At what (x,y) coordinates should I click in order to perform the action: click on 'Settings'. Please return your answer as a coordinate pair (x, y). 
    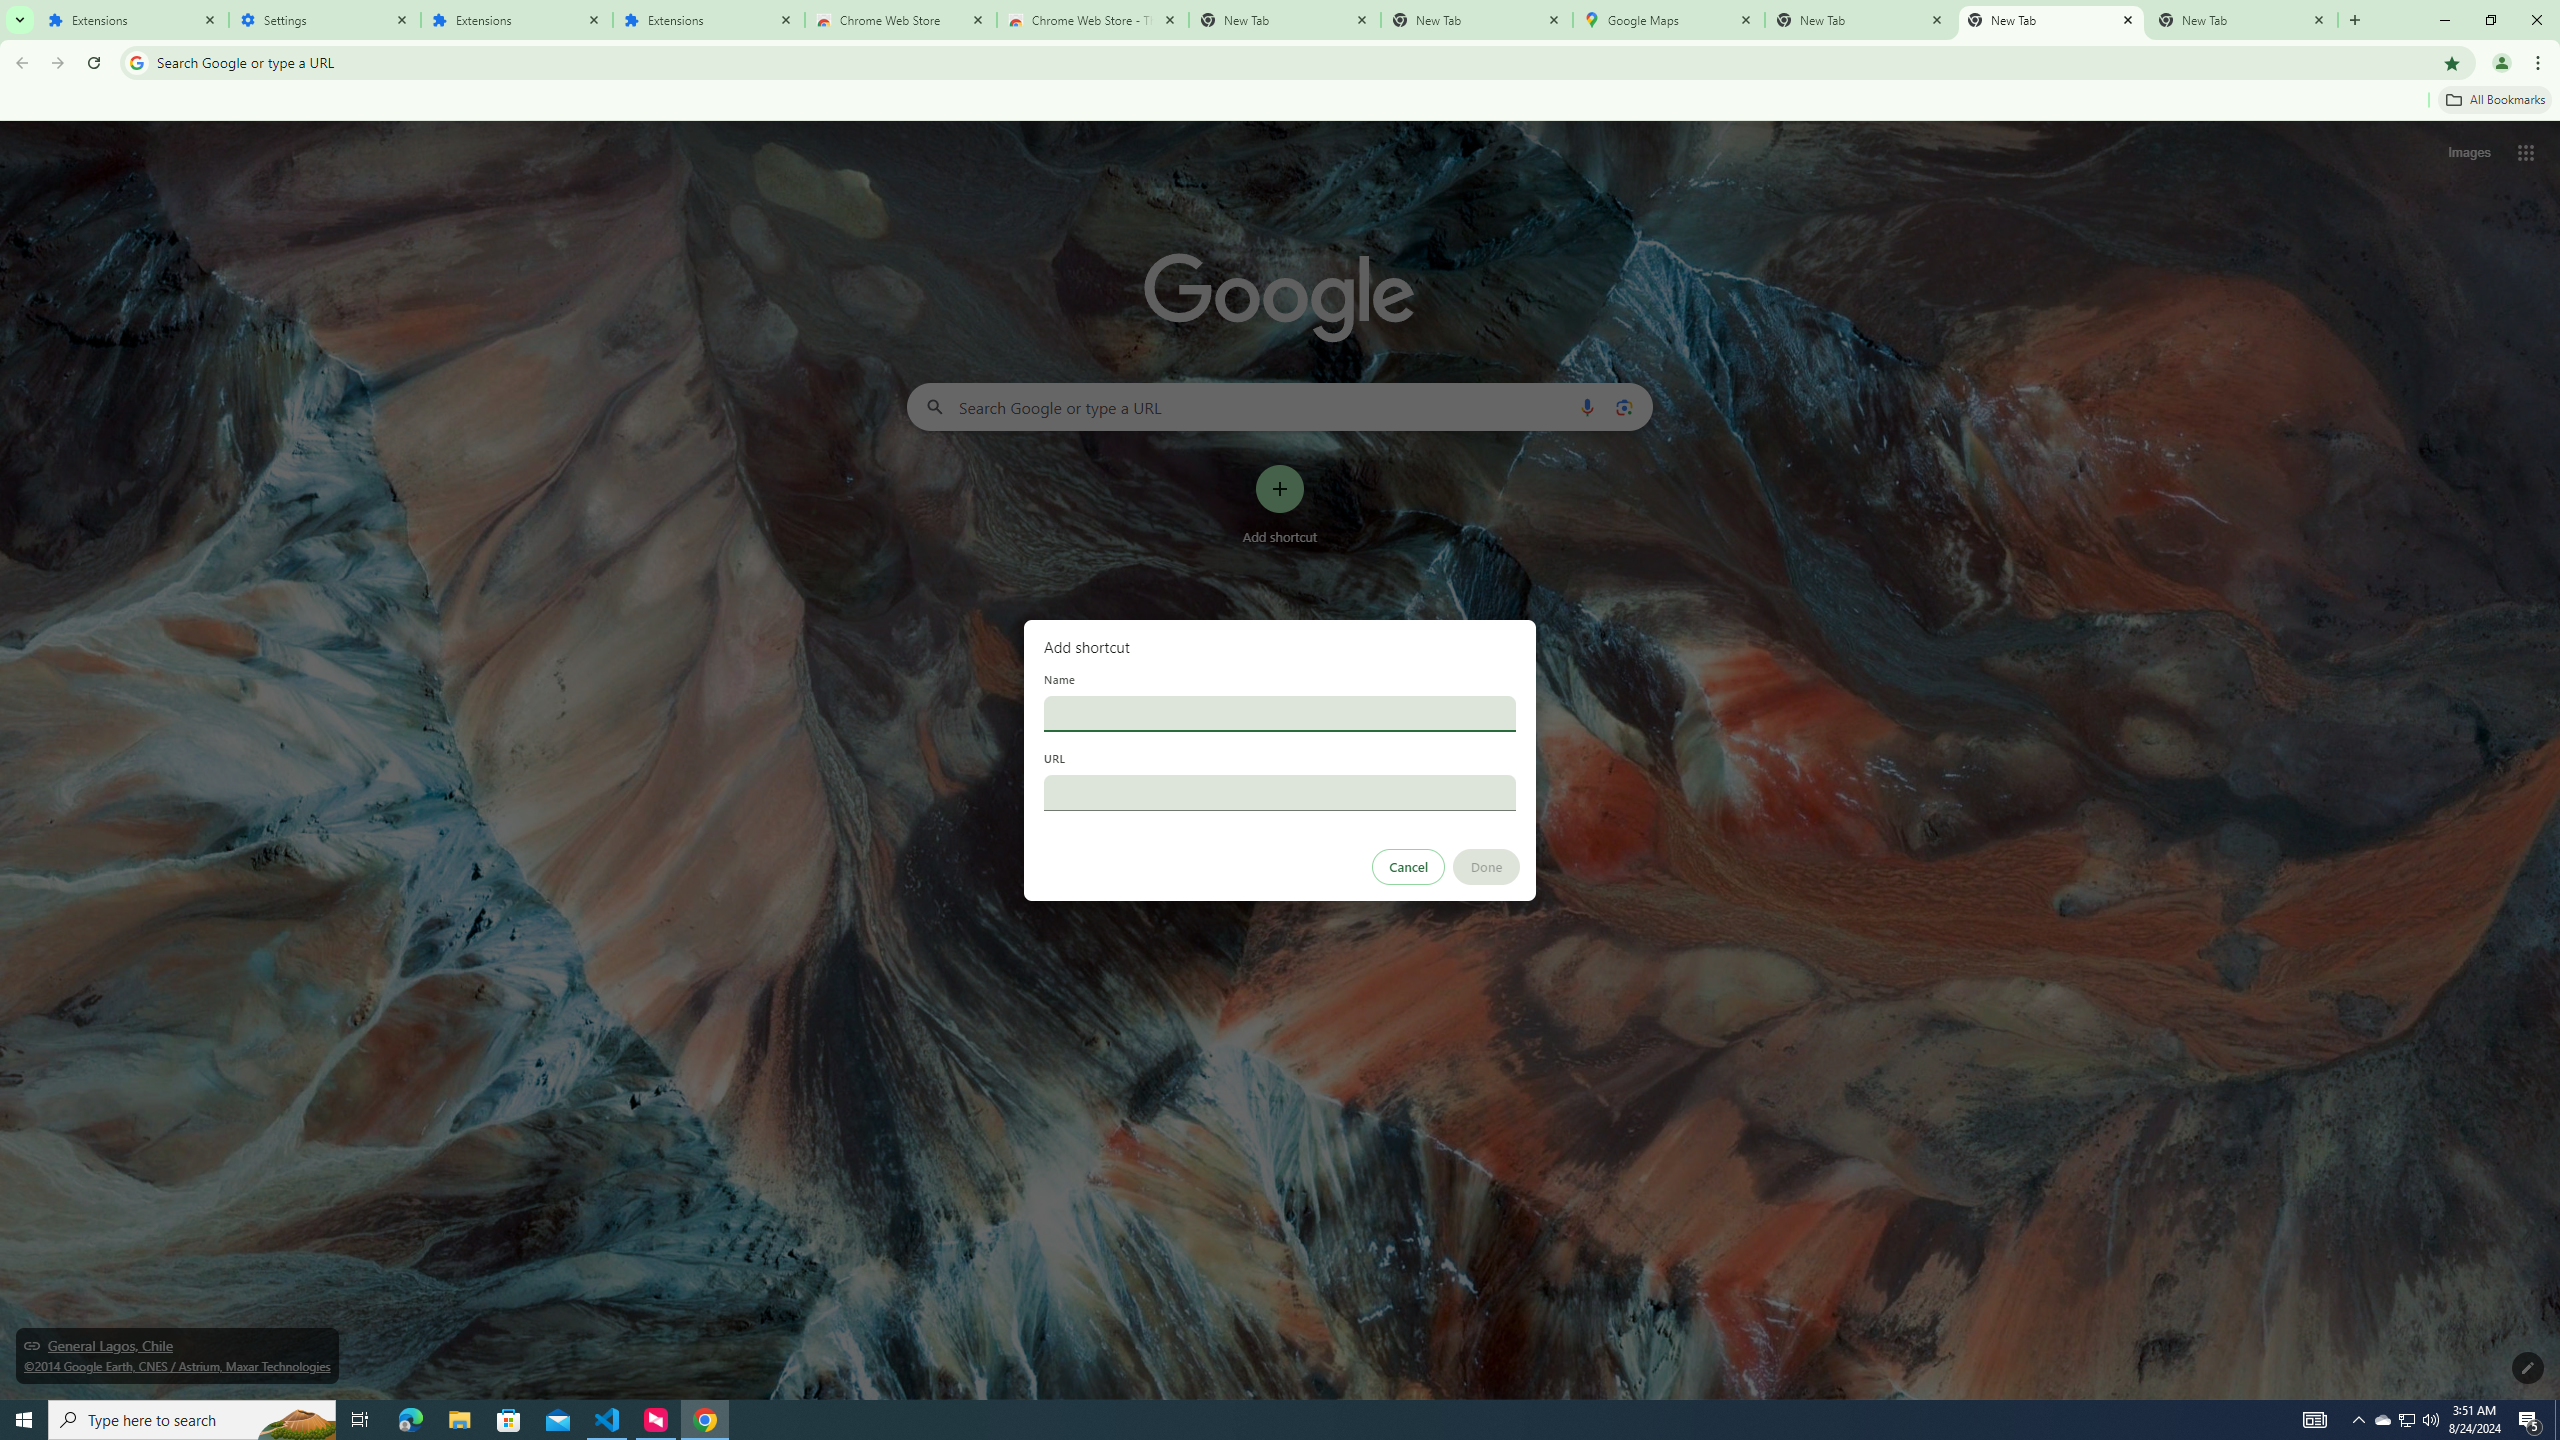
    Looking at the image, I should click on (325, 19).